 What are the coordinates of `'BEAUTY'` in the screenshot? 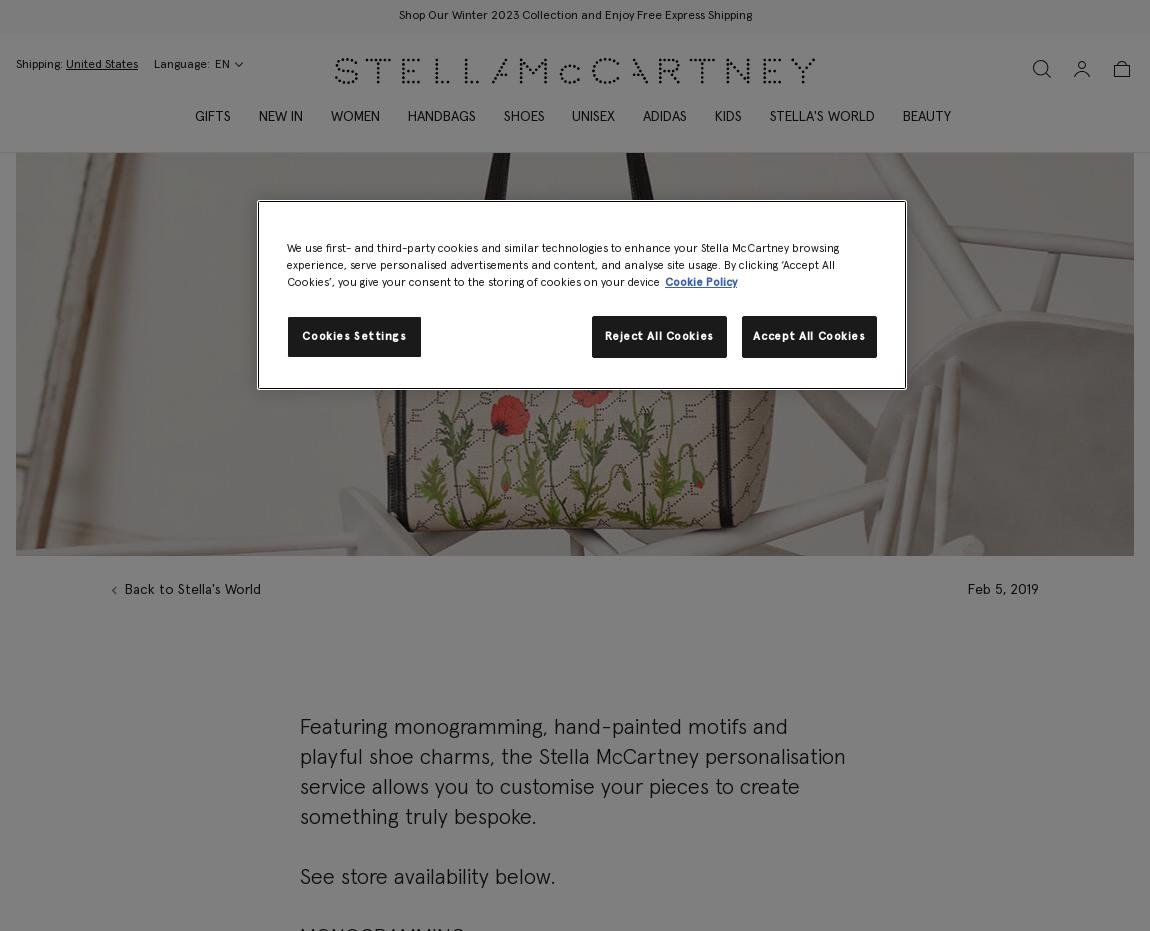 It's located at (927, 117).